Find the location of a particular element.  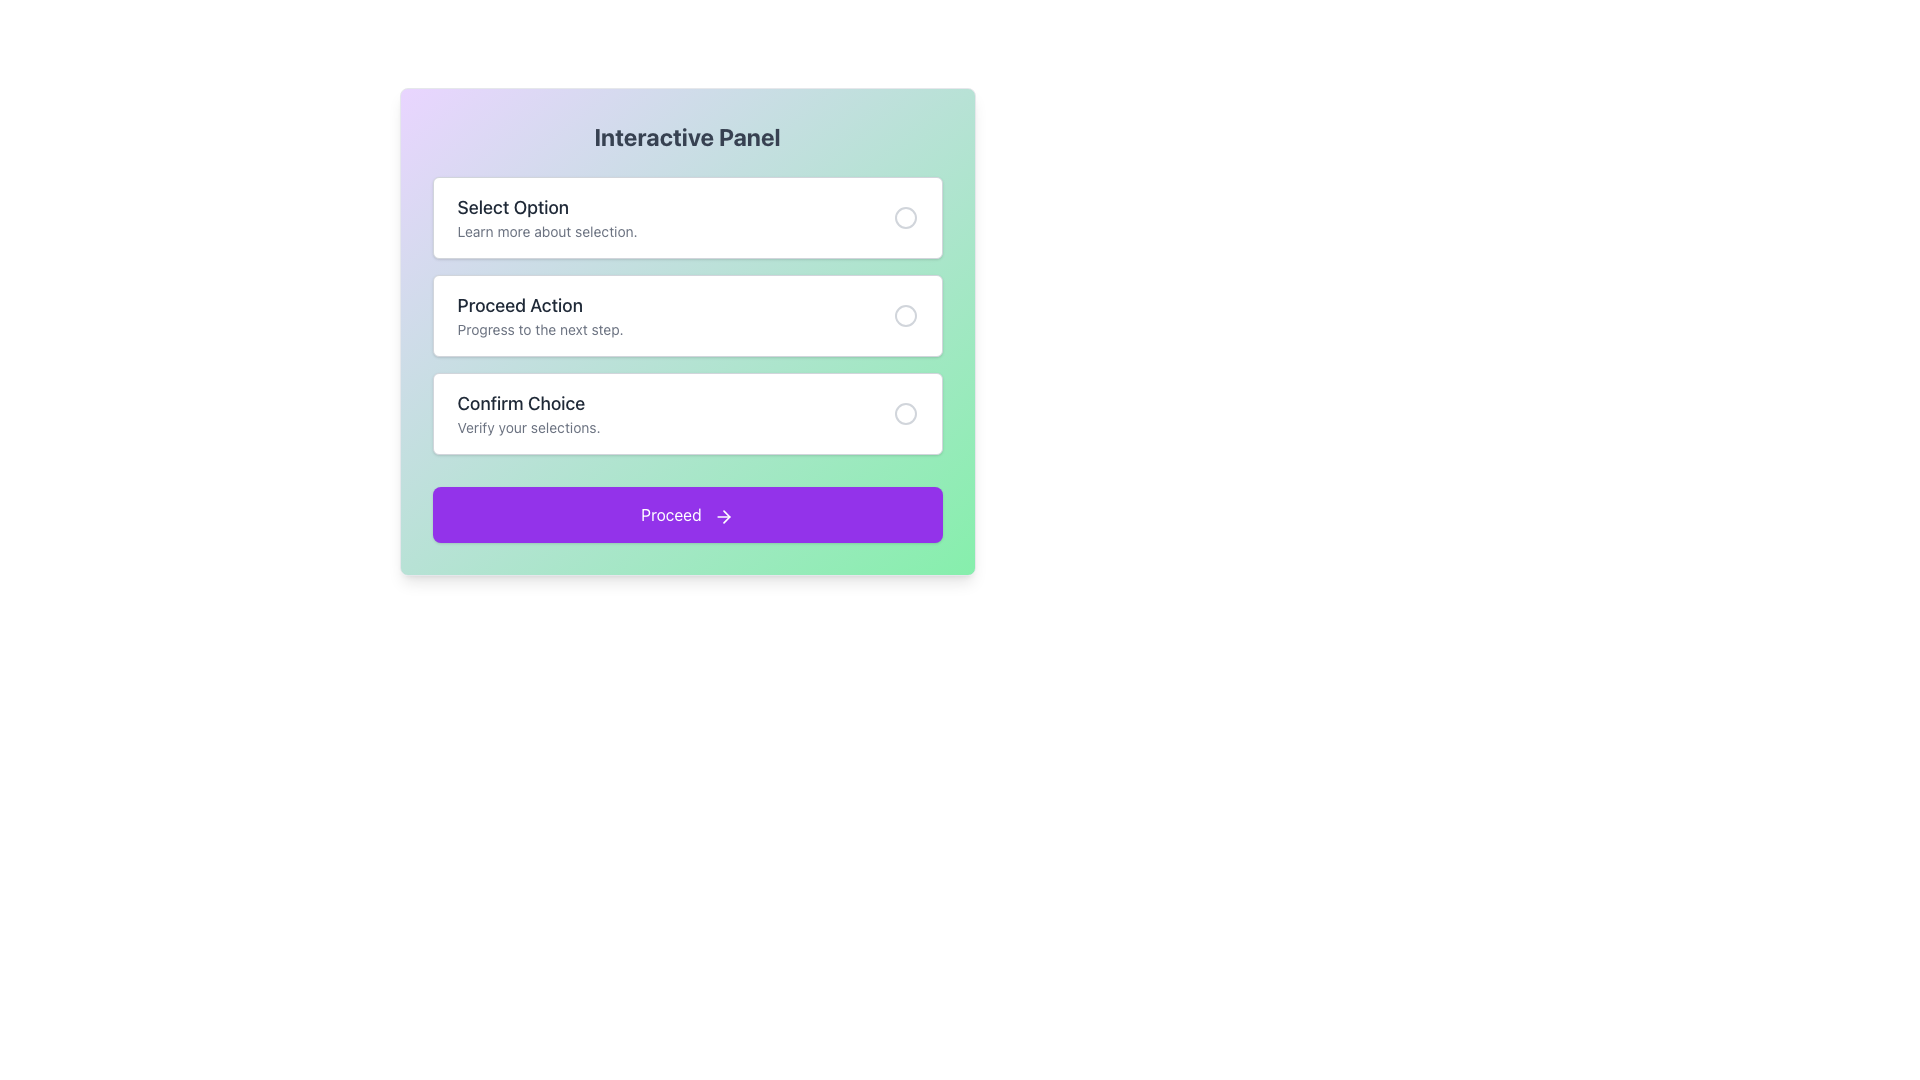

the text label that indicates the option related to progressing to the next step in the panel, located in the second row of a vertical list of options, just below 'Select Option' is located at coordinates (540, 305).